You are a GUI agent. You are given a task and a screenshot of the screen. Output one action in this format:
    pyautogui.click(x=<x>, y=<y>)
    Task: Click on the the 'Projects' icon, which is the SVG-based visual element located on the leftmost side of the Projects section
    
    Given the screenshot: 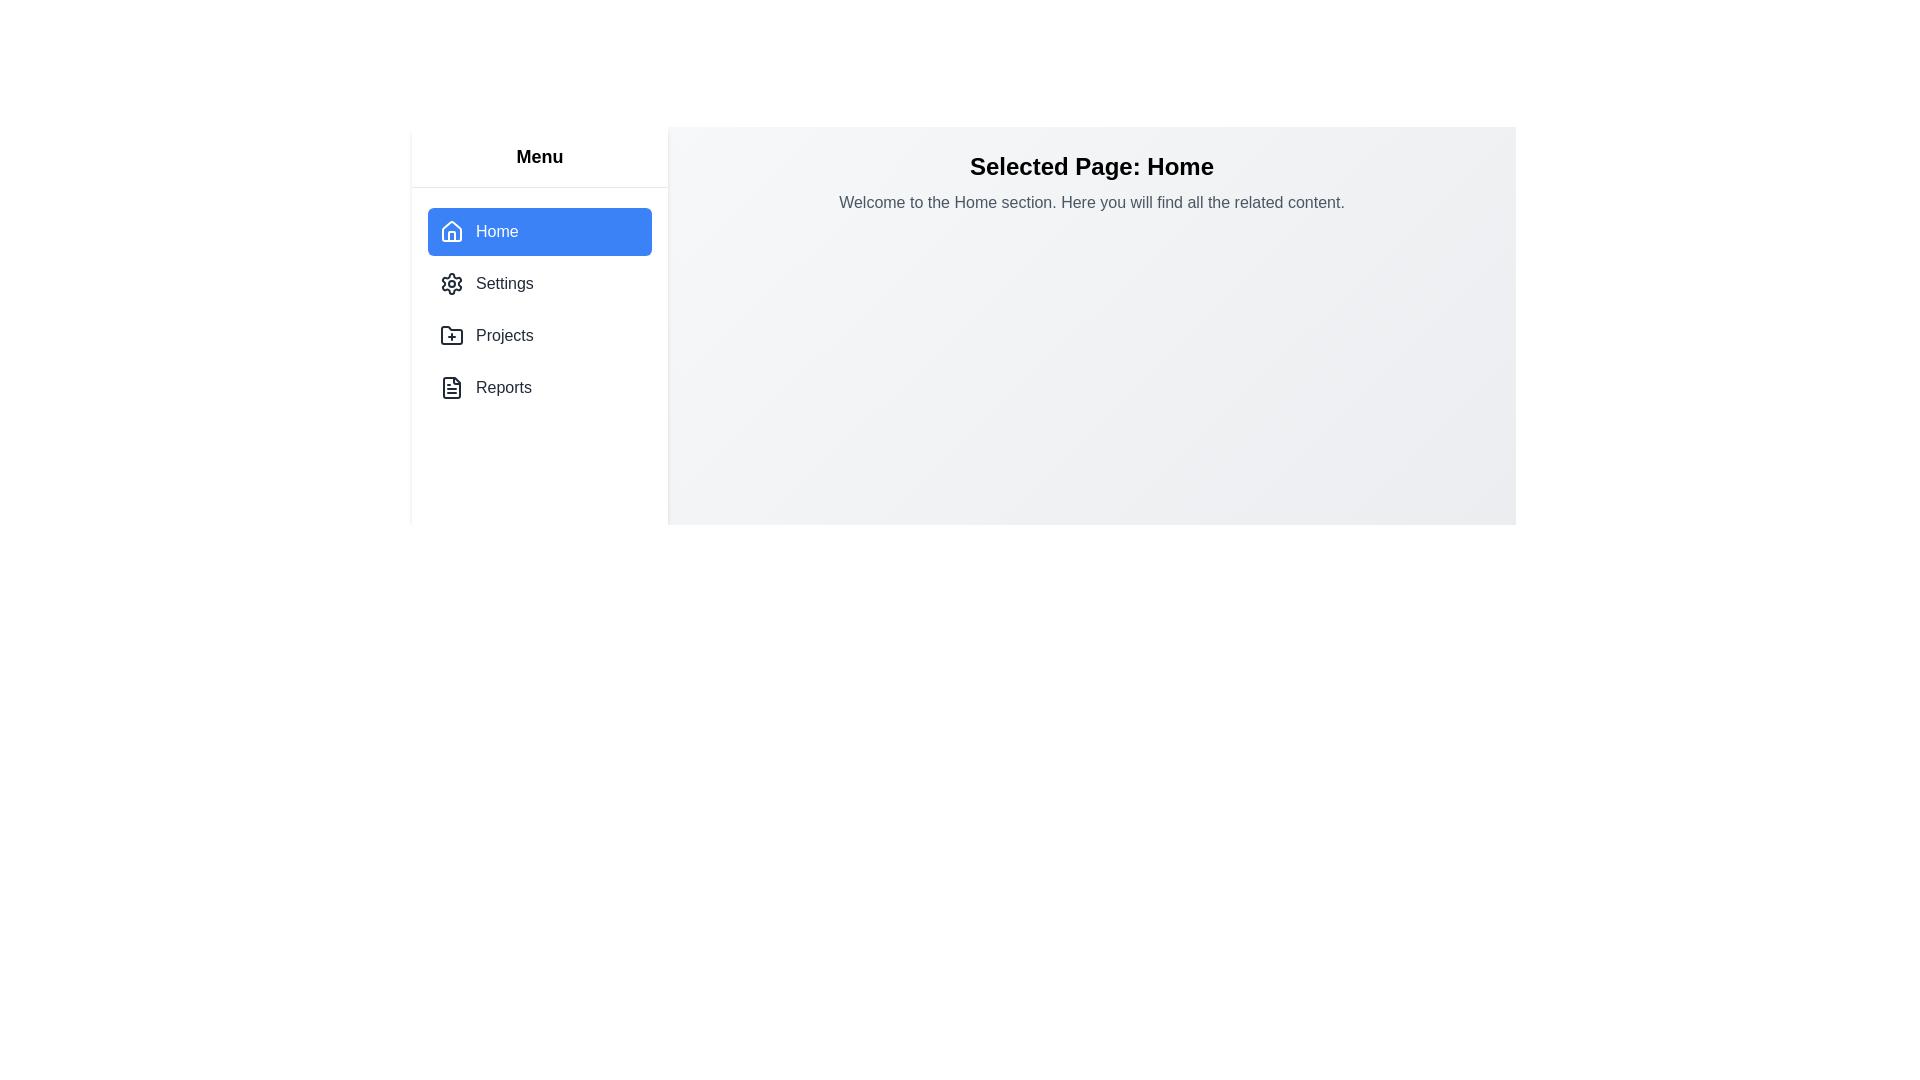 What is the action you would take?
    pyautogui.click(x=450, y=334)
    